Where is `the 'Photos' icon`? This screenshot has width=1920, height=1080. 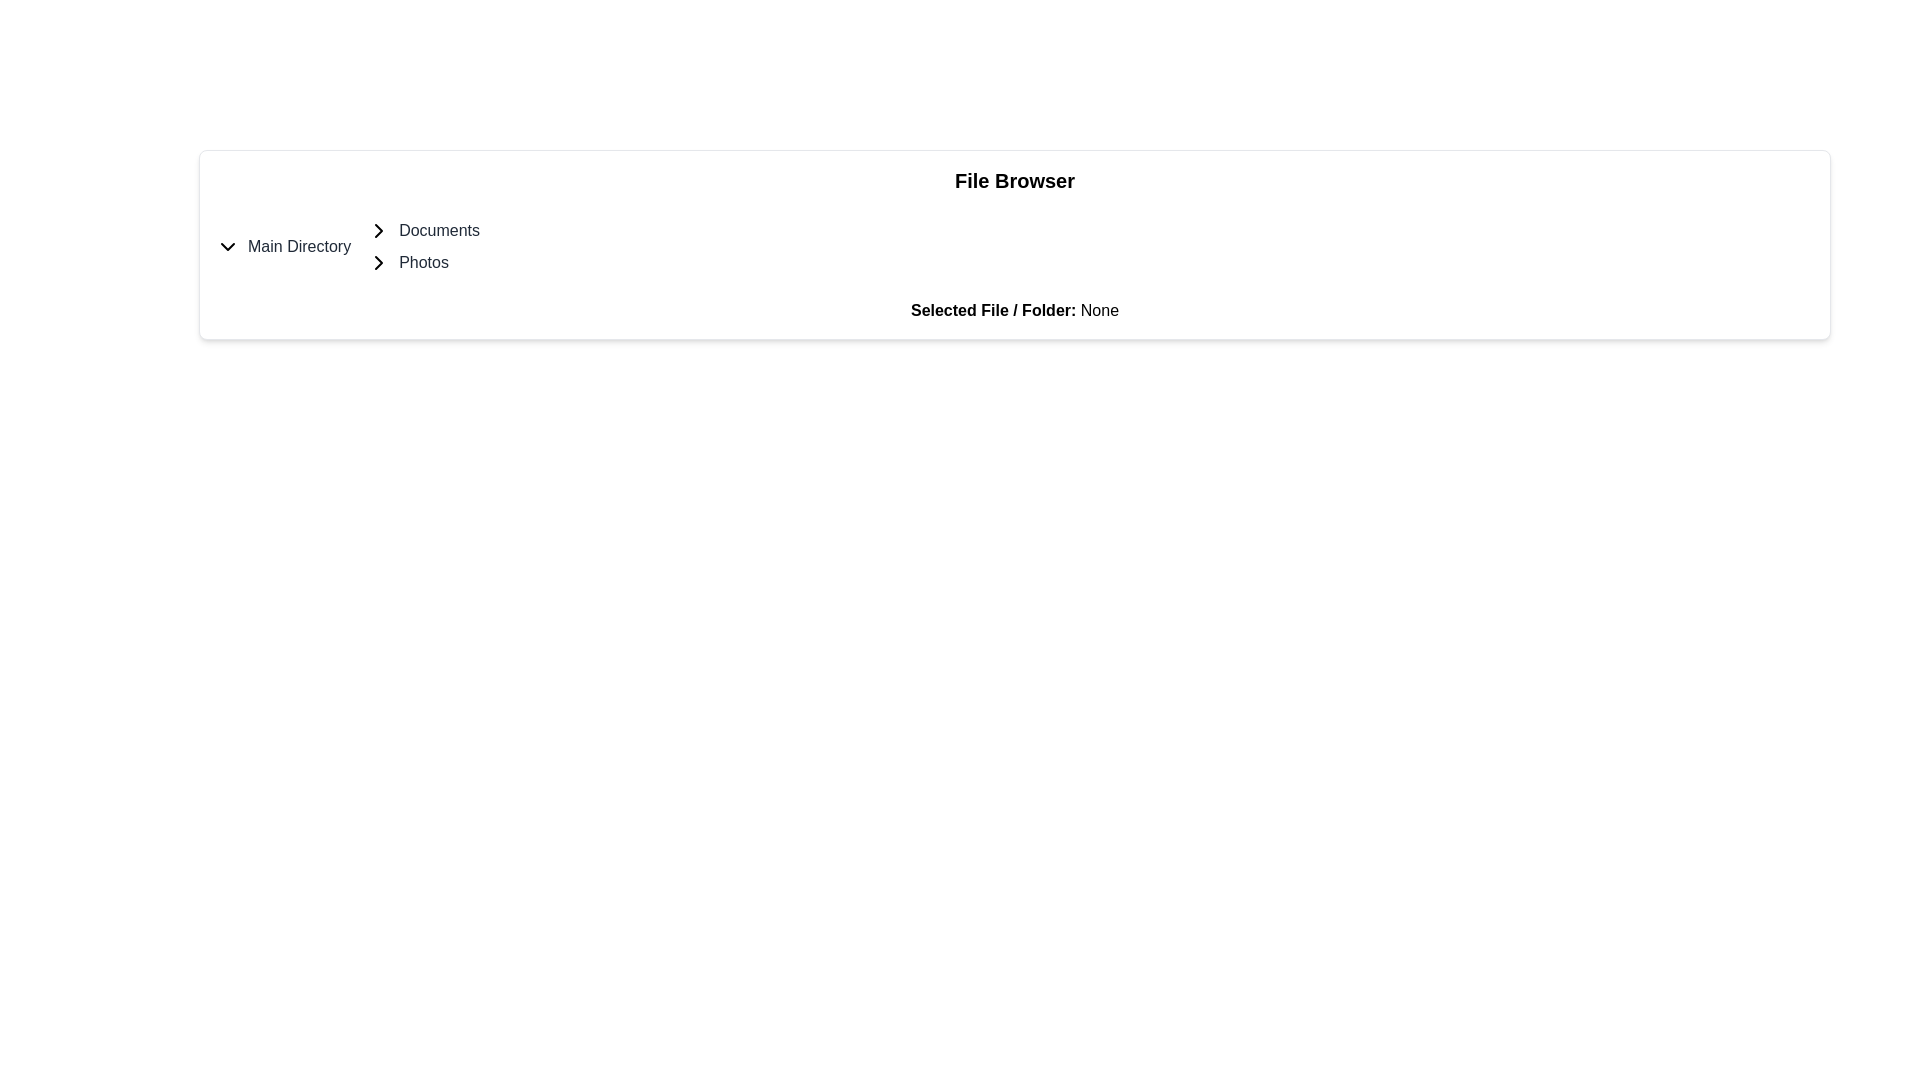
the 'Photos' icon is located at coordinates (379, 261).